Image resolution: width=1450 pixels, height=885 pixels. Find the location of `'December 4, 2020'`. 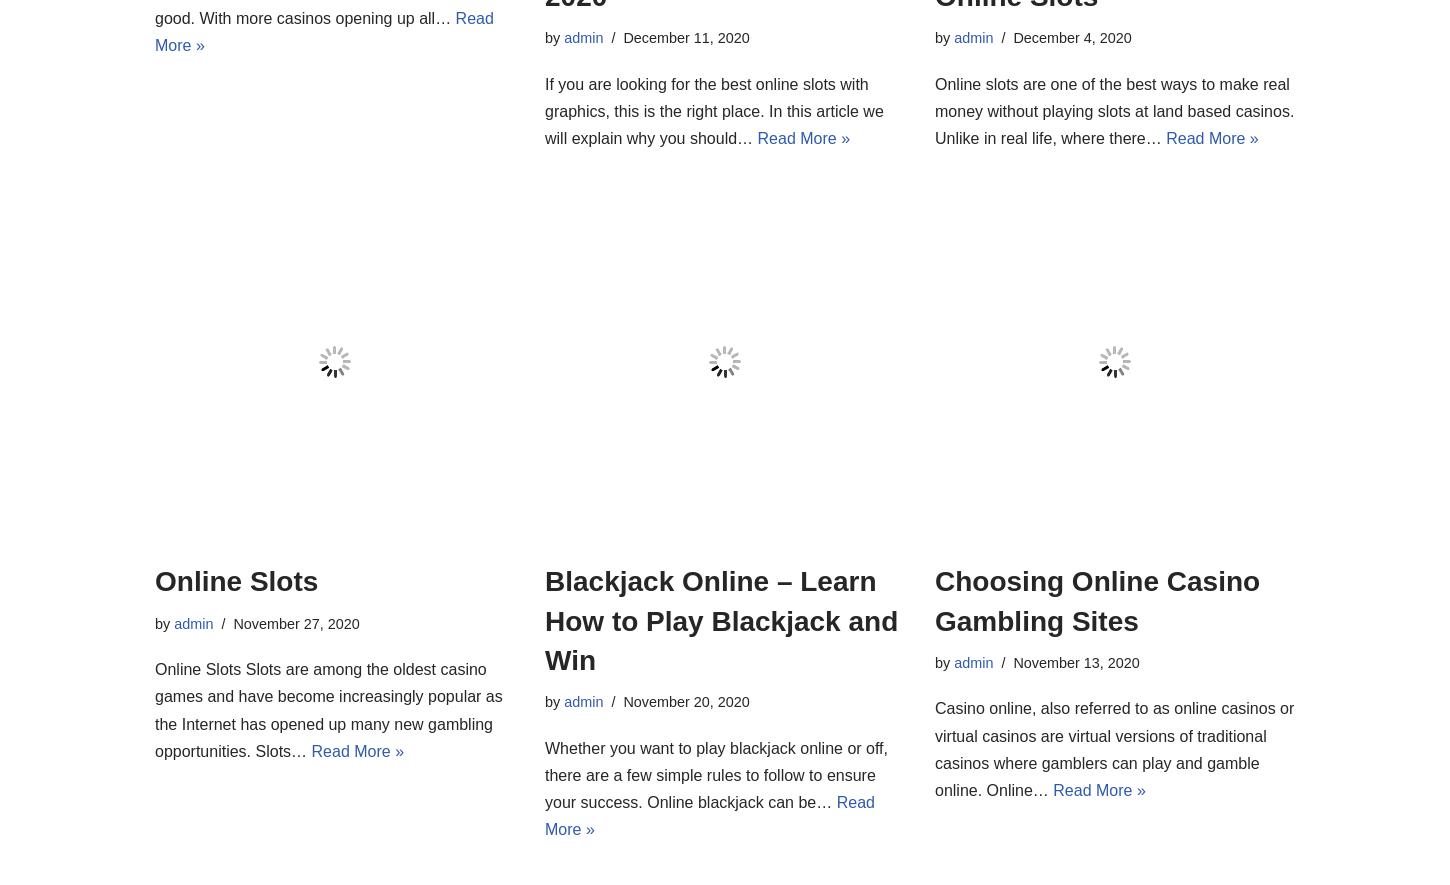

'December 4, 2020' is located at coordinates (1071, 37).